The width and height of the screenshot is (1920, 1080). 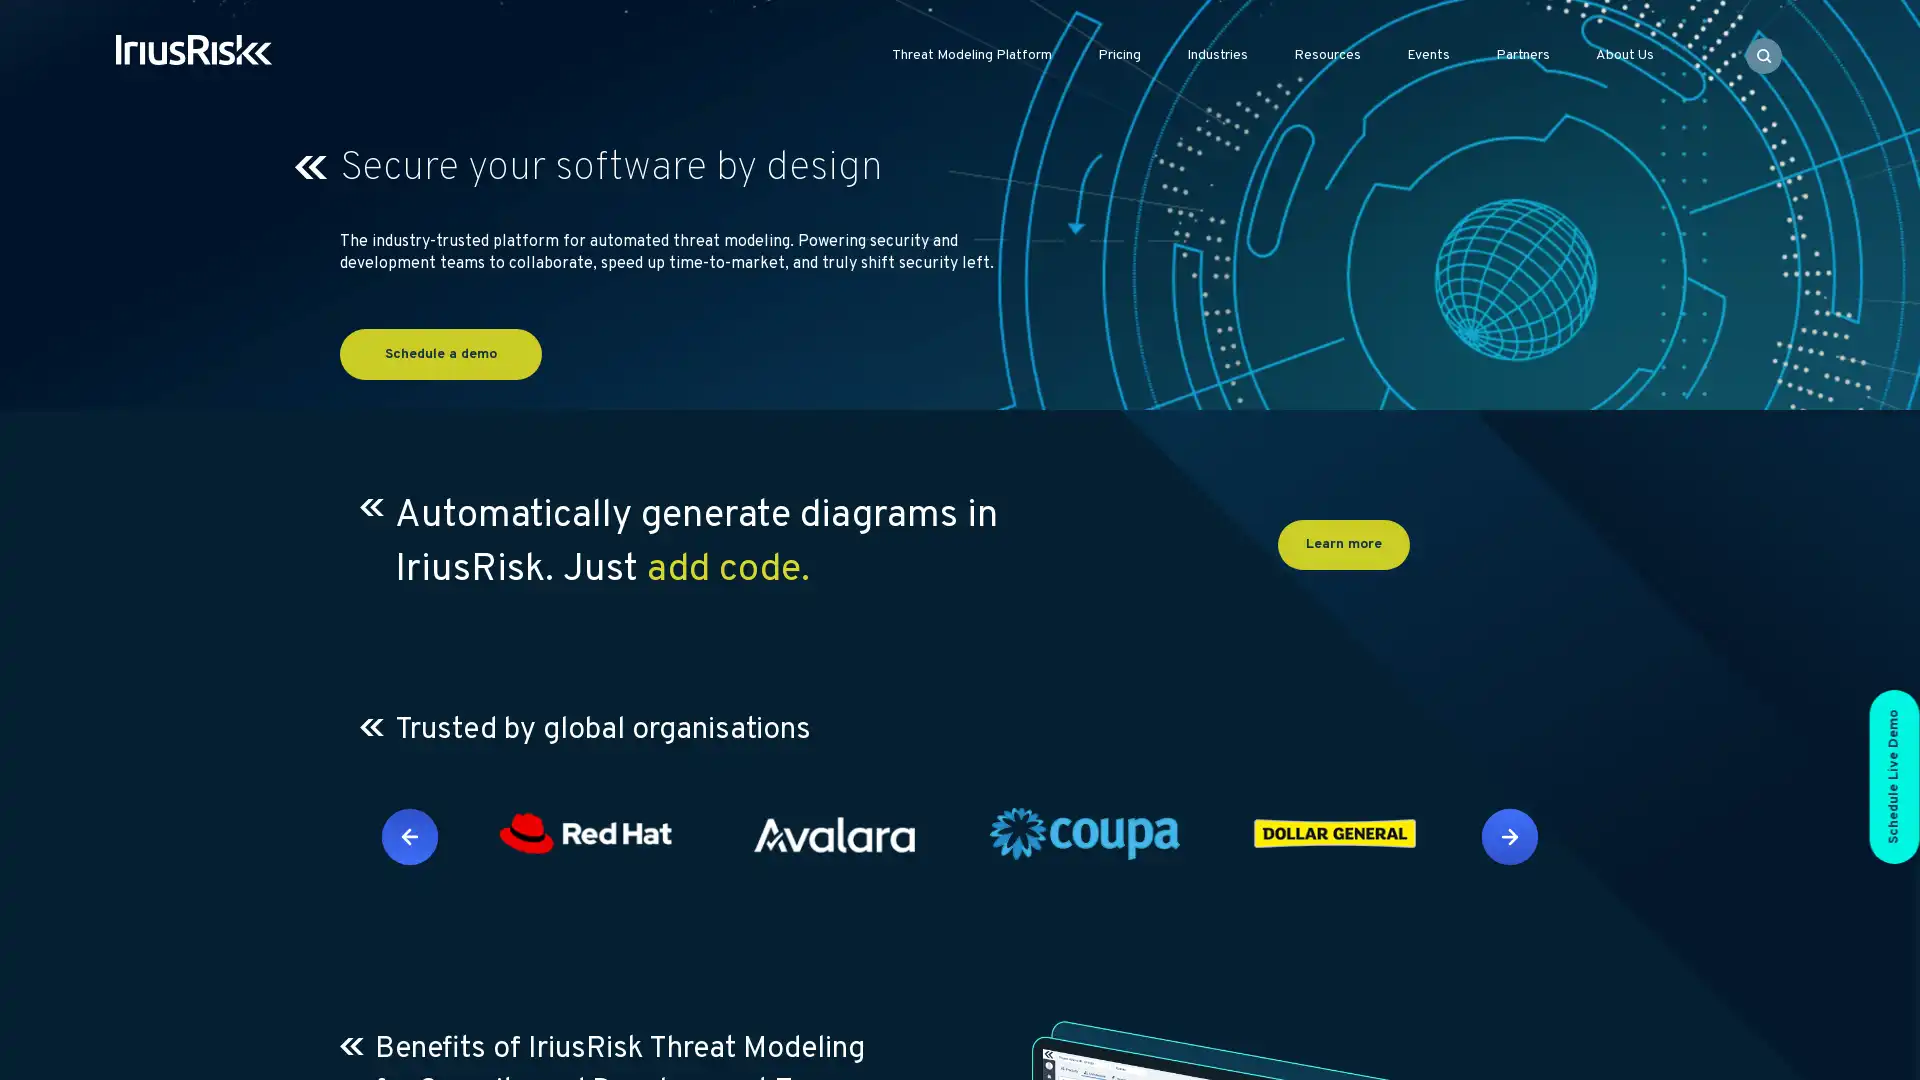 What do you see at coordinates (408, 832) in the screenshot?
I see `Previous slide` at bounding box center [408, 832].